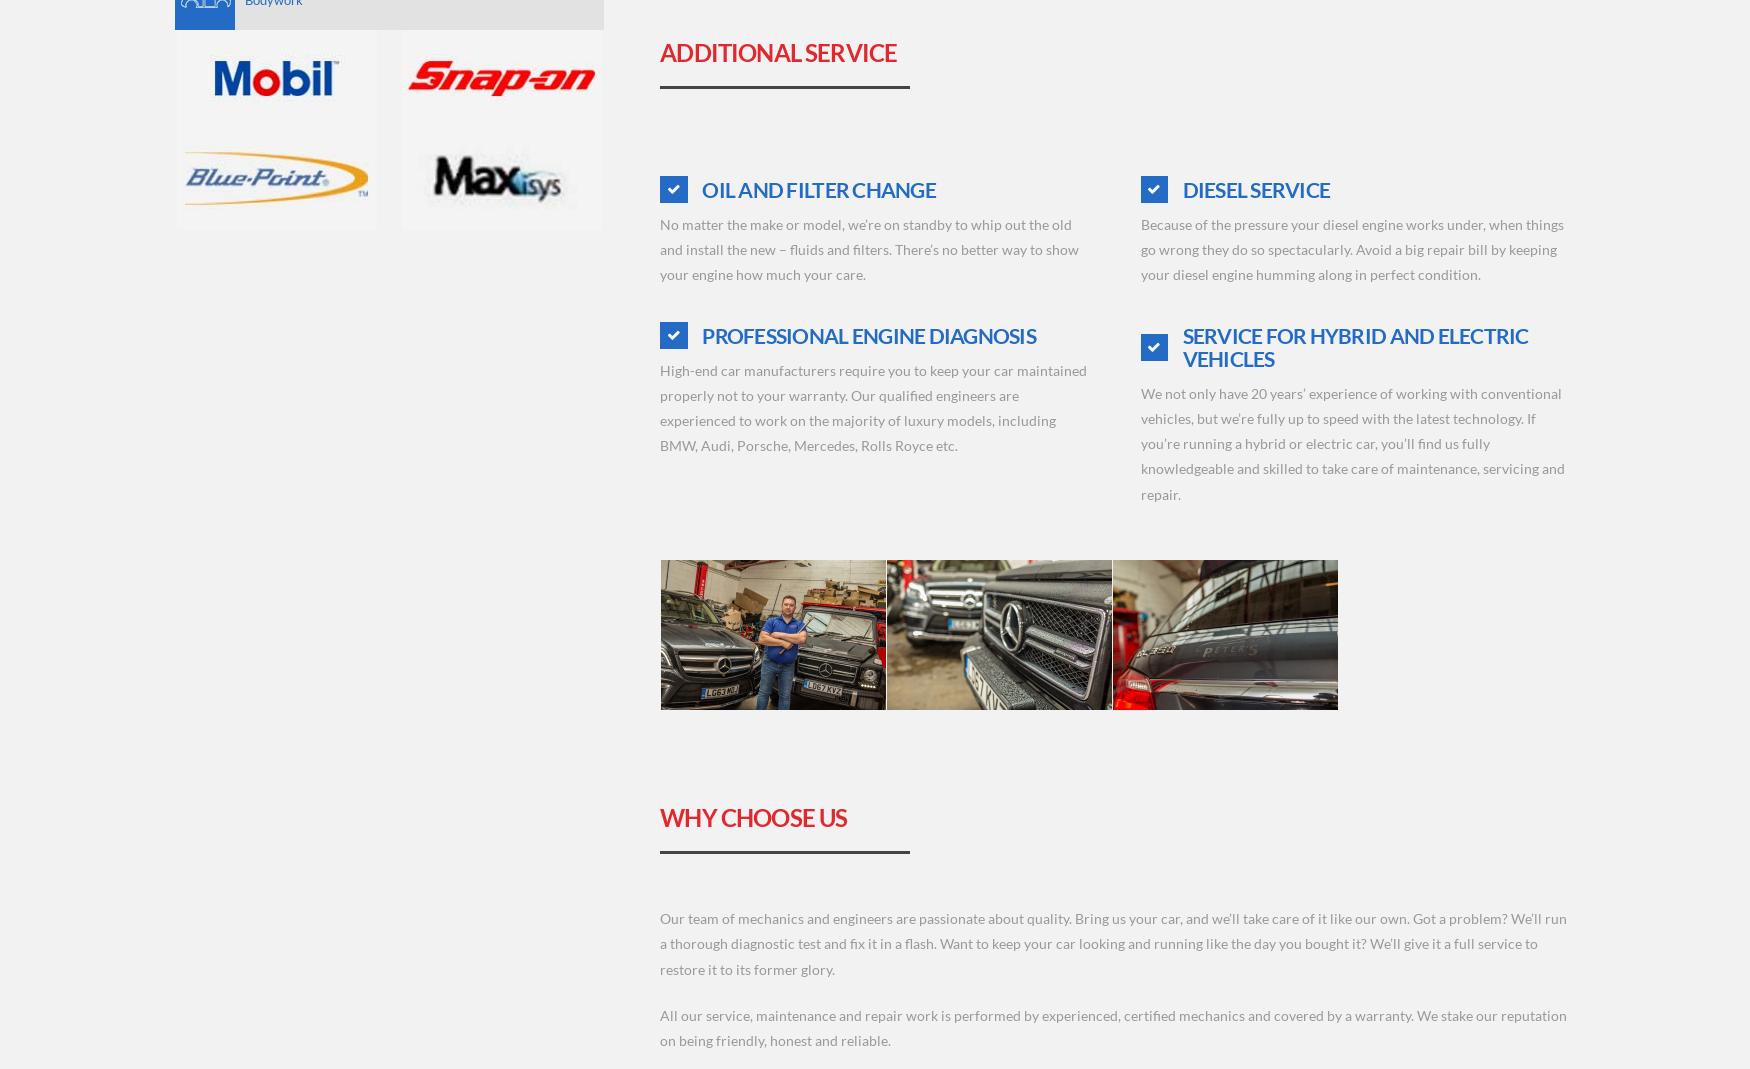 The height and width of the screenshot is (1069, 1750). Describe the element at coordinates (1351, 247) in the screenshot. I see `'Because of the pressure your diesel engine works under, when things go wrong they do so spectacularly. Avoid a big repair bill by keeping your diesel engine humming along in perfect condition.'` at that location.